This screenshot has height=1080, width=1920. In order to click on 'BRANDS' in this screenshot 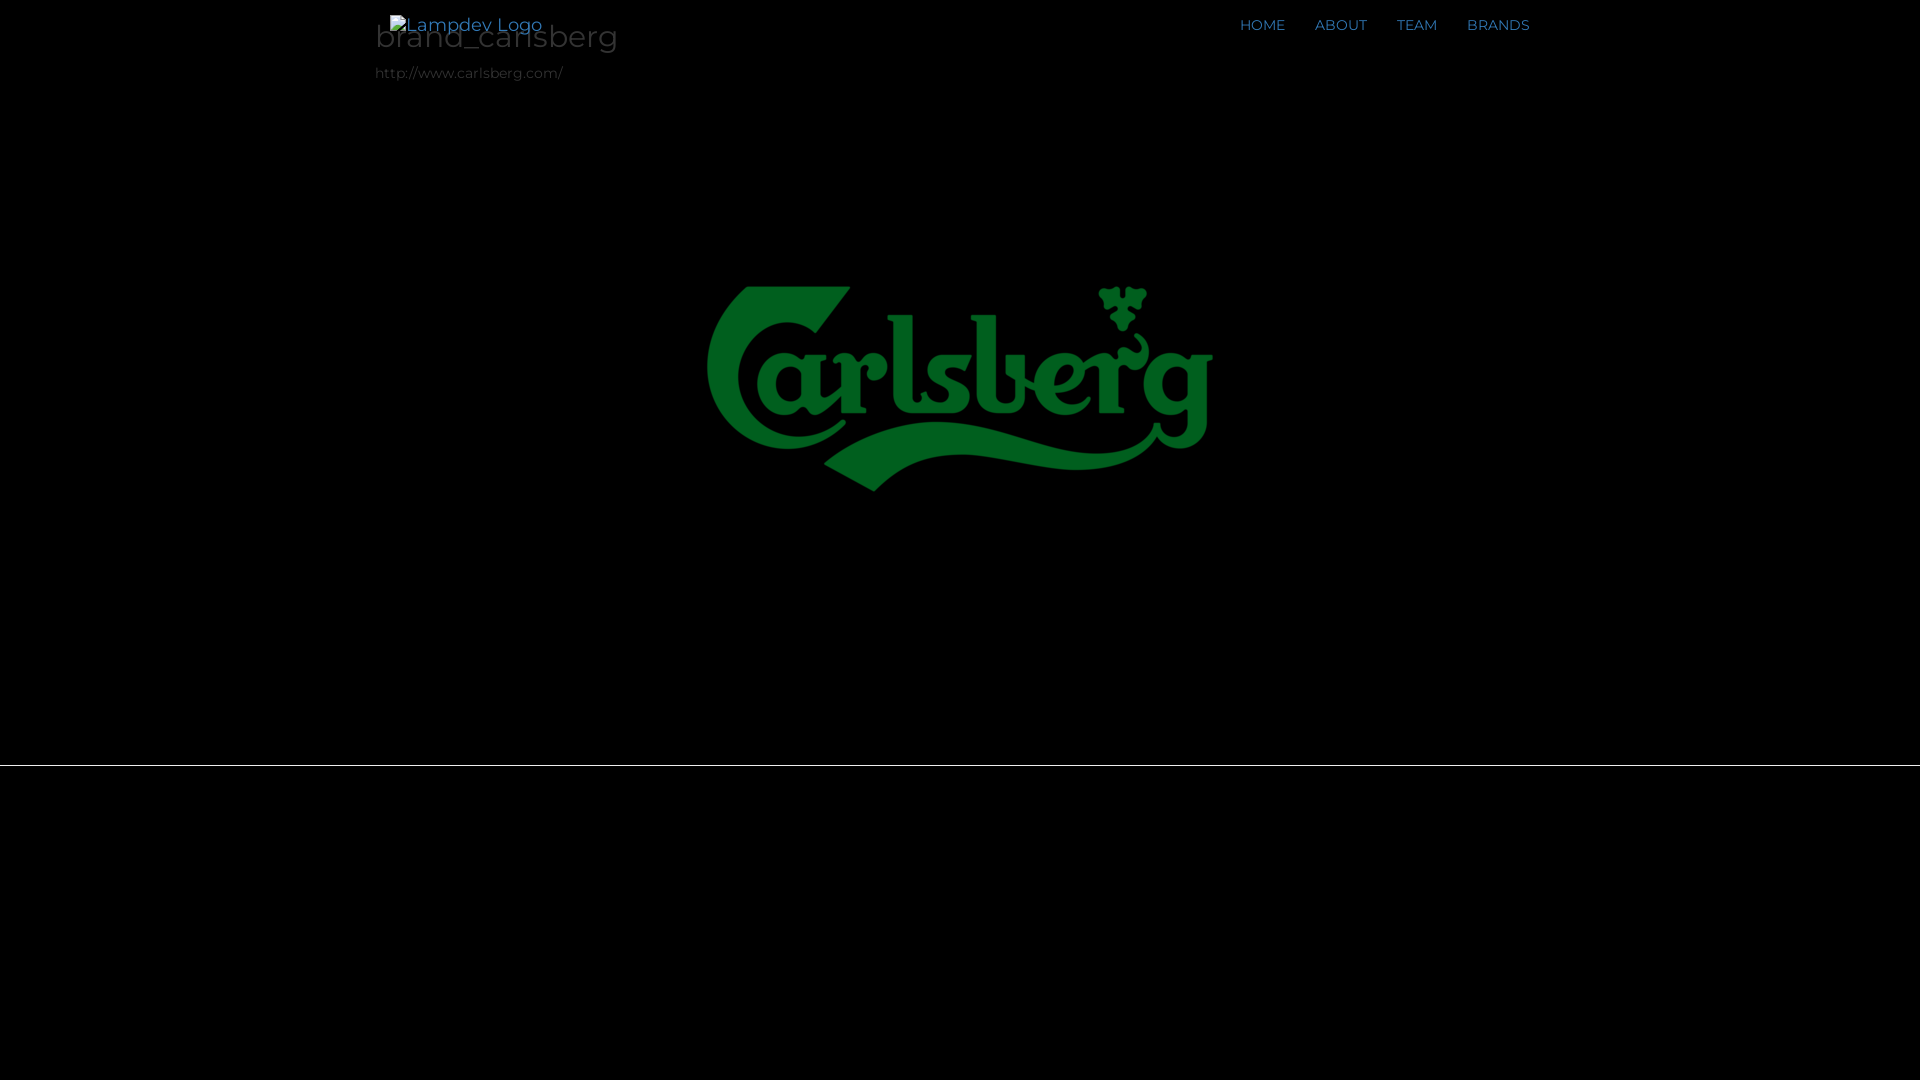, I will do `click(1498, 24)`.